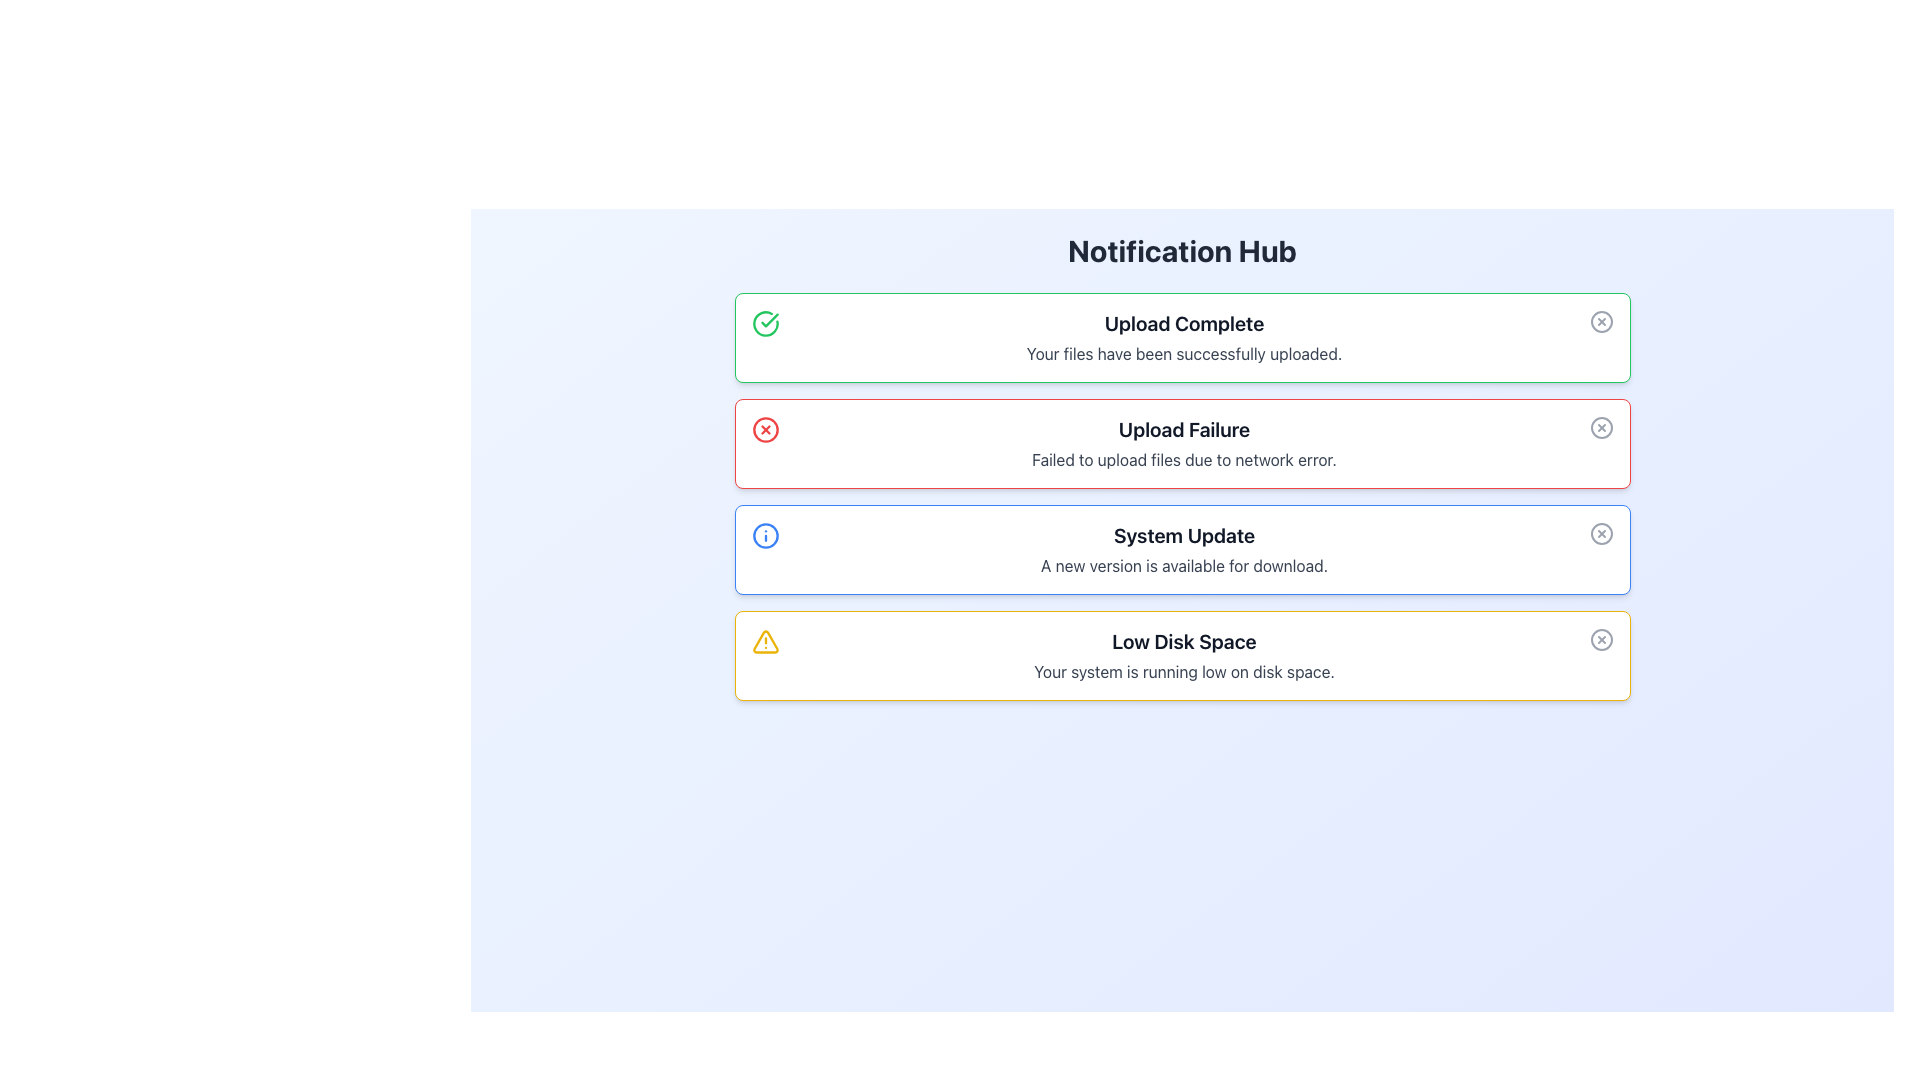 The image size is (1920, 1080). I want to click on the error icon in the 'Upload Failure' notification card, which is the second card from the top and has a red border, so click(764, 428).